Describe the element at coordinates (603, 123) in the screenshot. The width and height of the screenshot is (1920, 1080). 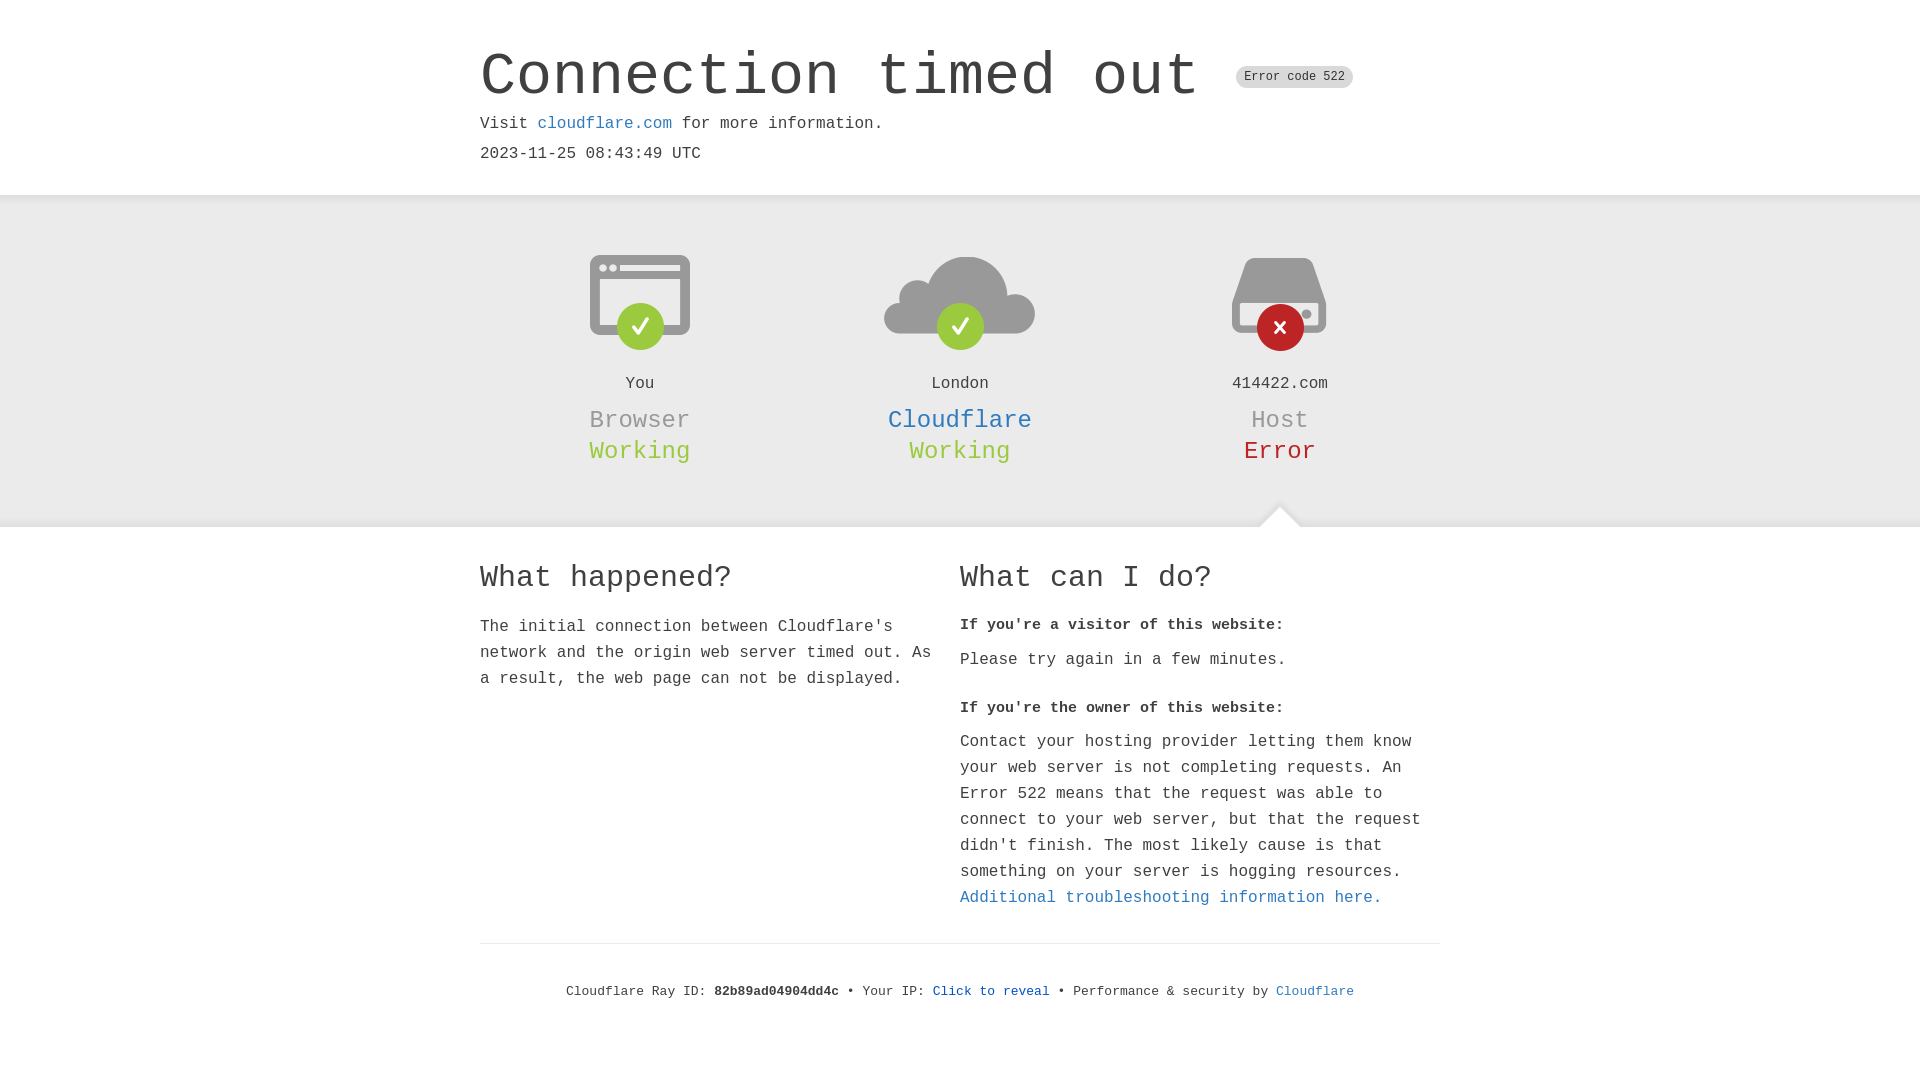
I see `'cloudflare.com'` at that location.